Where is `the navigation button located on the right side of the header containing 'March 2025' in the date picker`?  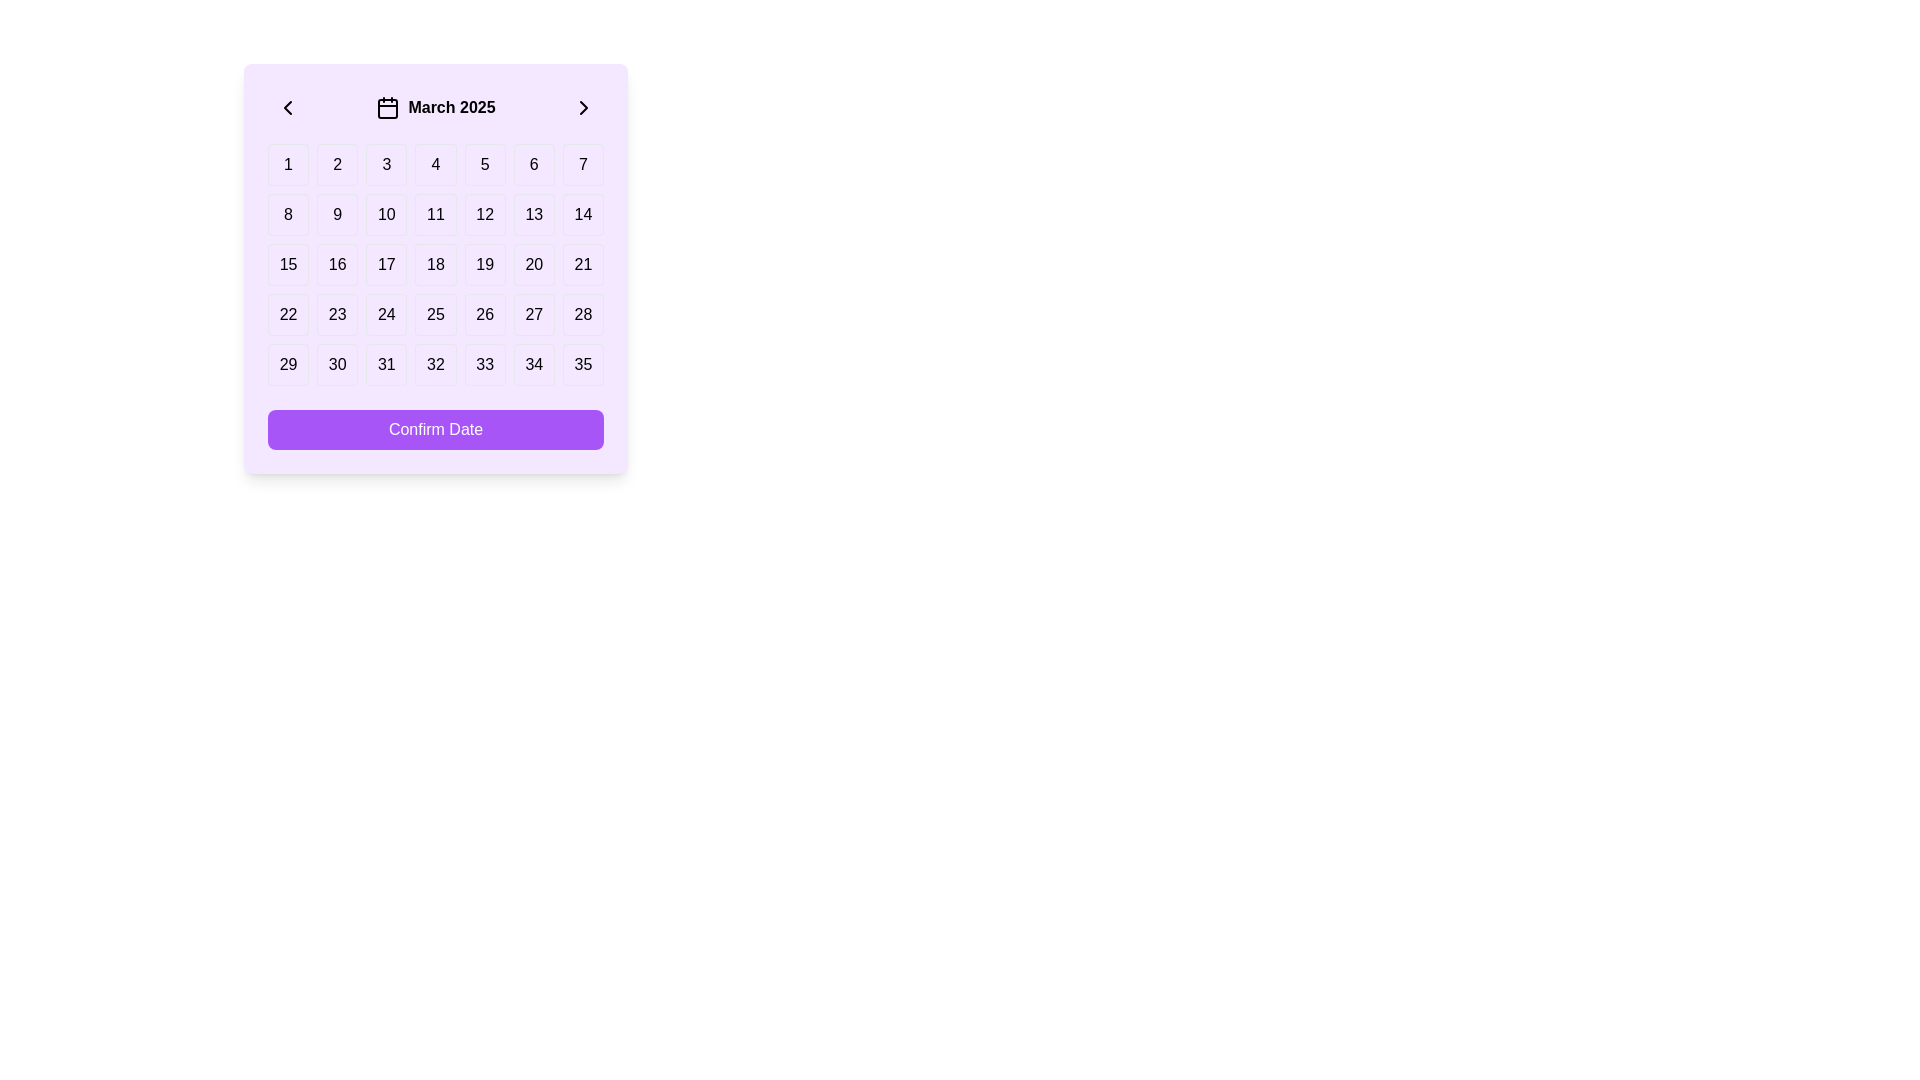 the navigation button located on the right side of the header containing 'March 2025' in the date picker is located at coordinates (583, 108).